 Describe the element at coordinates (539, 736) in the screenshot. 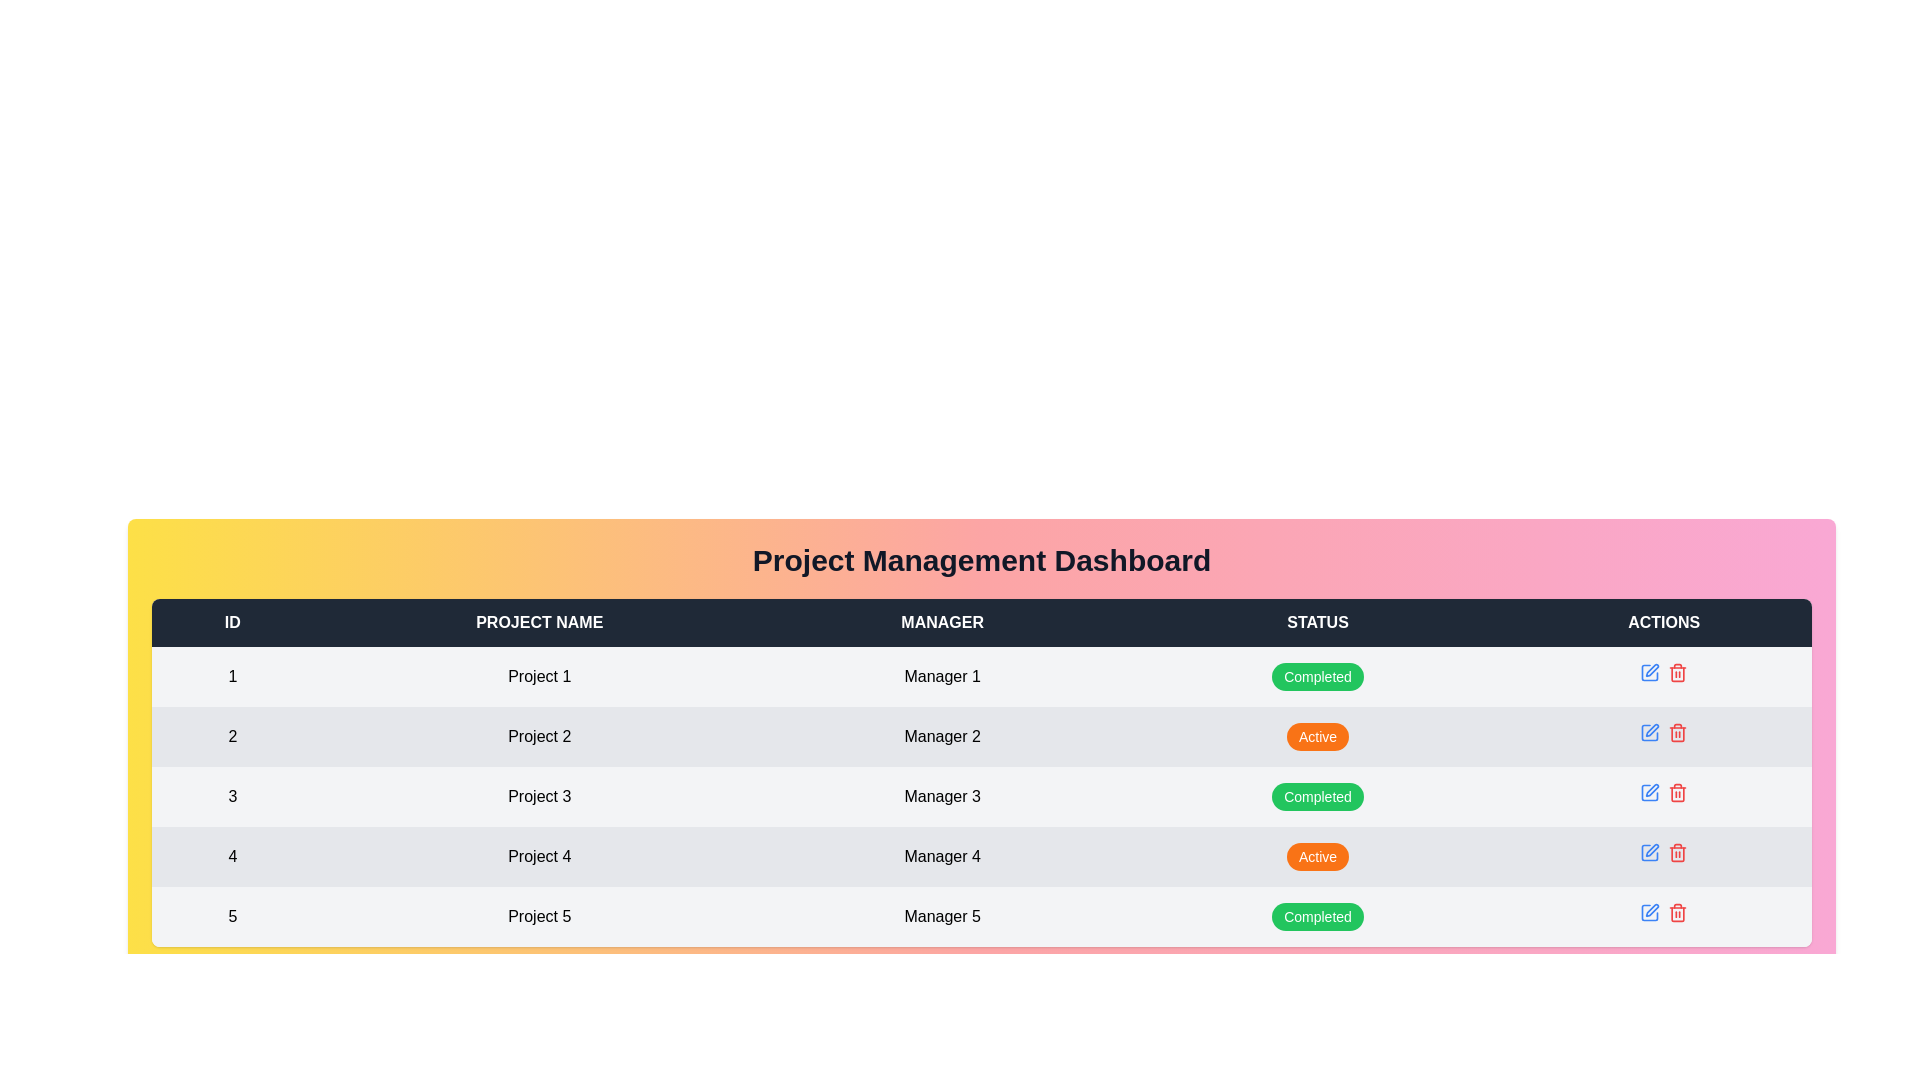

I see `the text label displaying 'Project 2', which is located in the second column of the second row in a table, centered between the 'ID' and 'MANAGER' columns` at that location.